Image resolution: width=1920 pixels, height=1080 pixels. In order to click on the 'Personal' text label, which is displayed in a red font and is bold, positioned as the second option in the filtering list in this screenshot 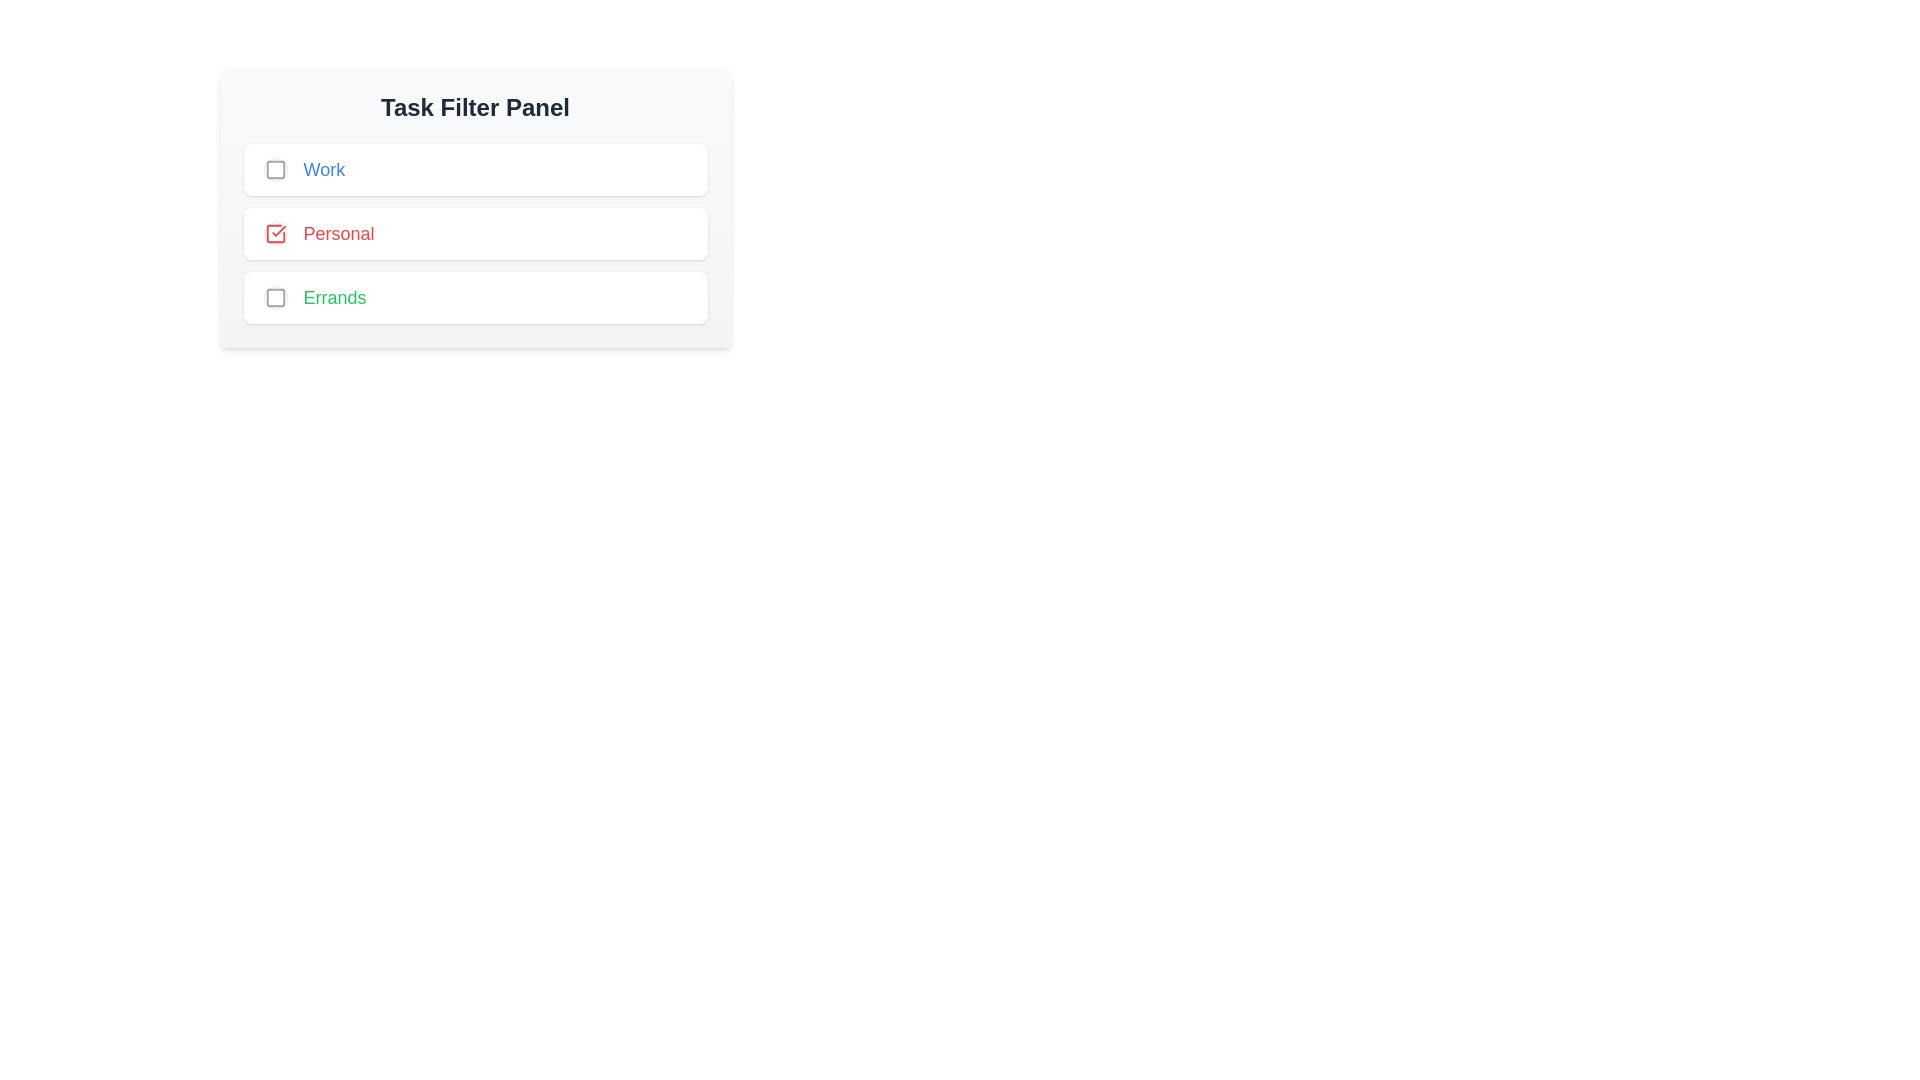, I will do `click(339, 233)`.